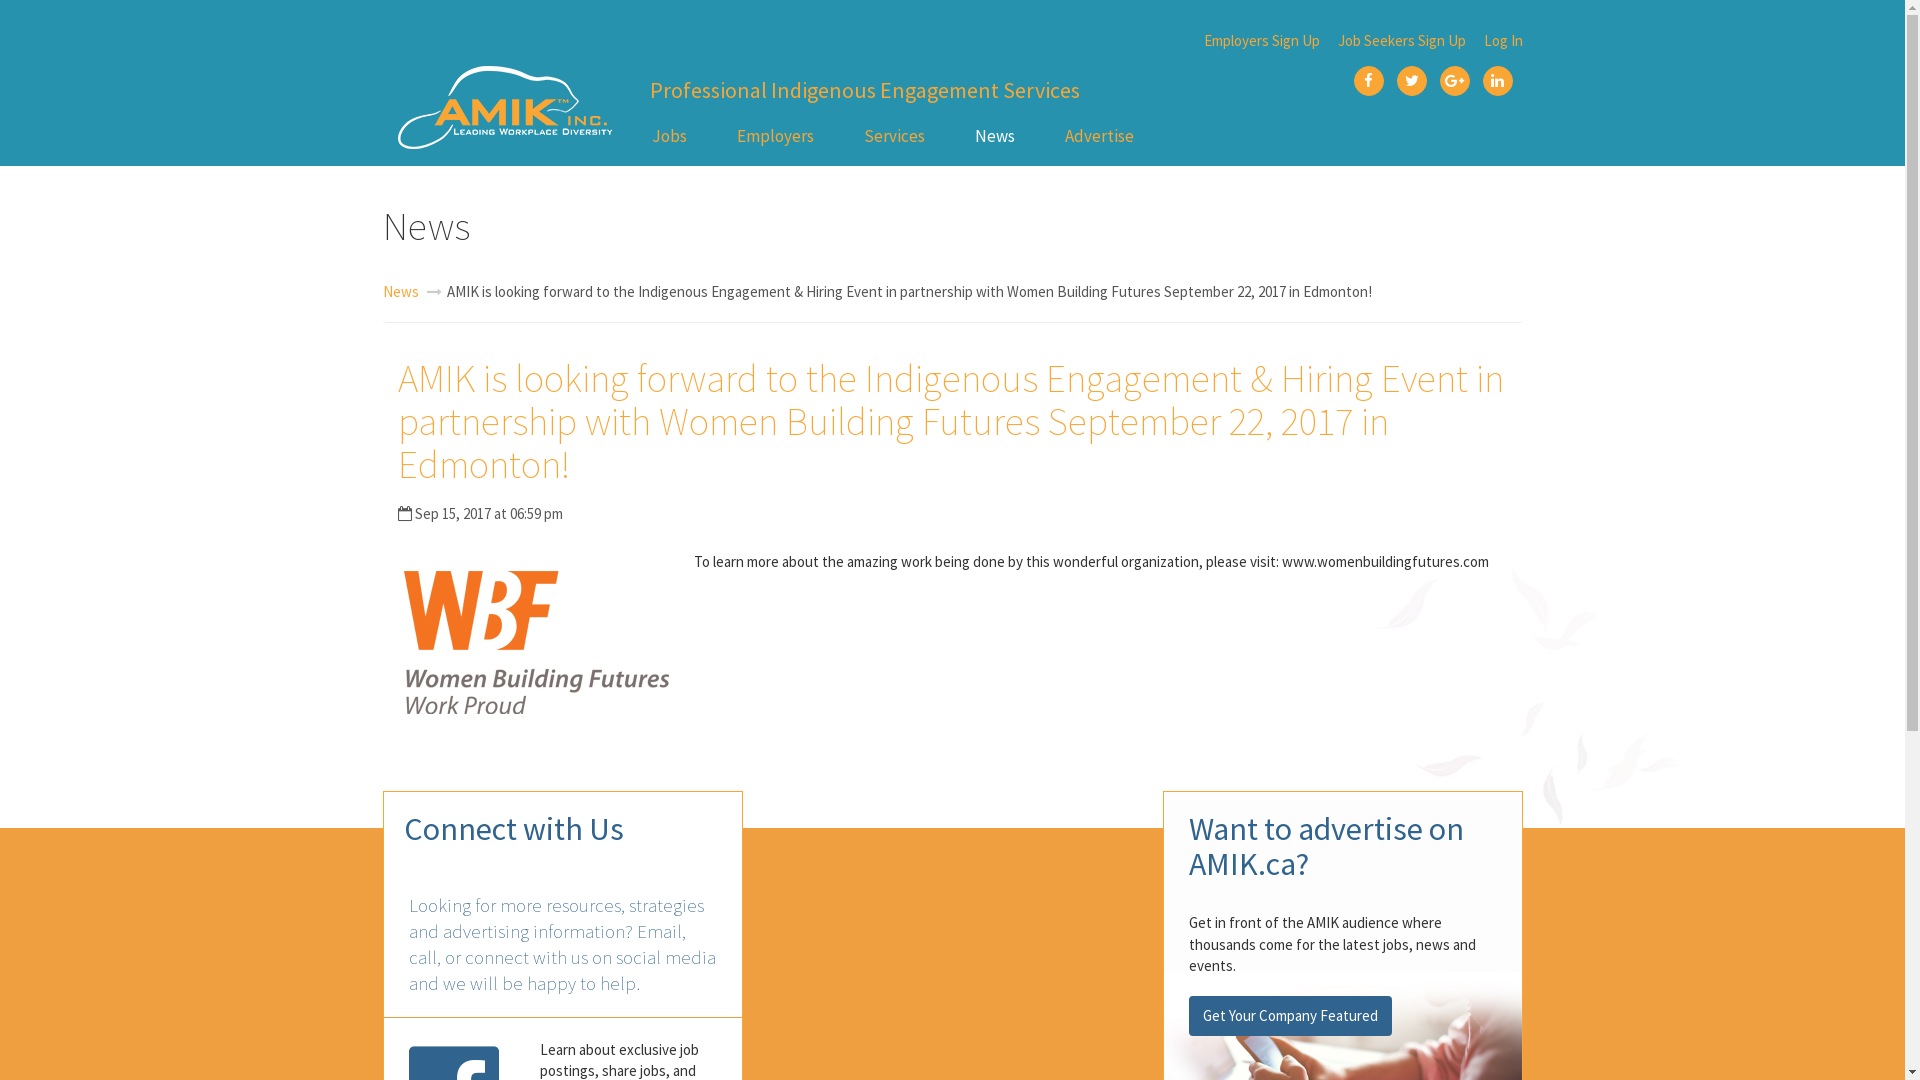 This screenshot has height=1080, width=1920. What do you see at coordinates (774, 135) in the screenshot?
I see `'Employers'` at bounding box center [774, 135].